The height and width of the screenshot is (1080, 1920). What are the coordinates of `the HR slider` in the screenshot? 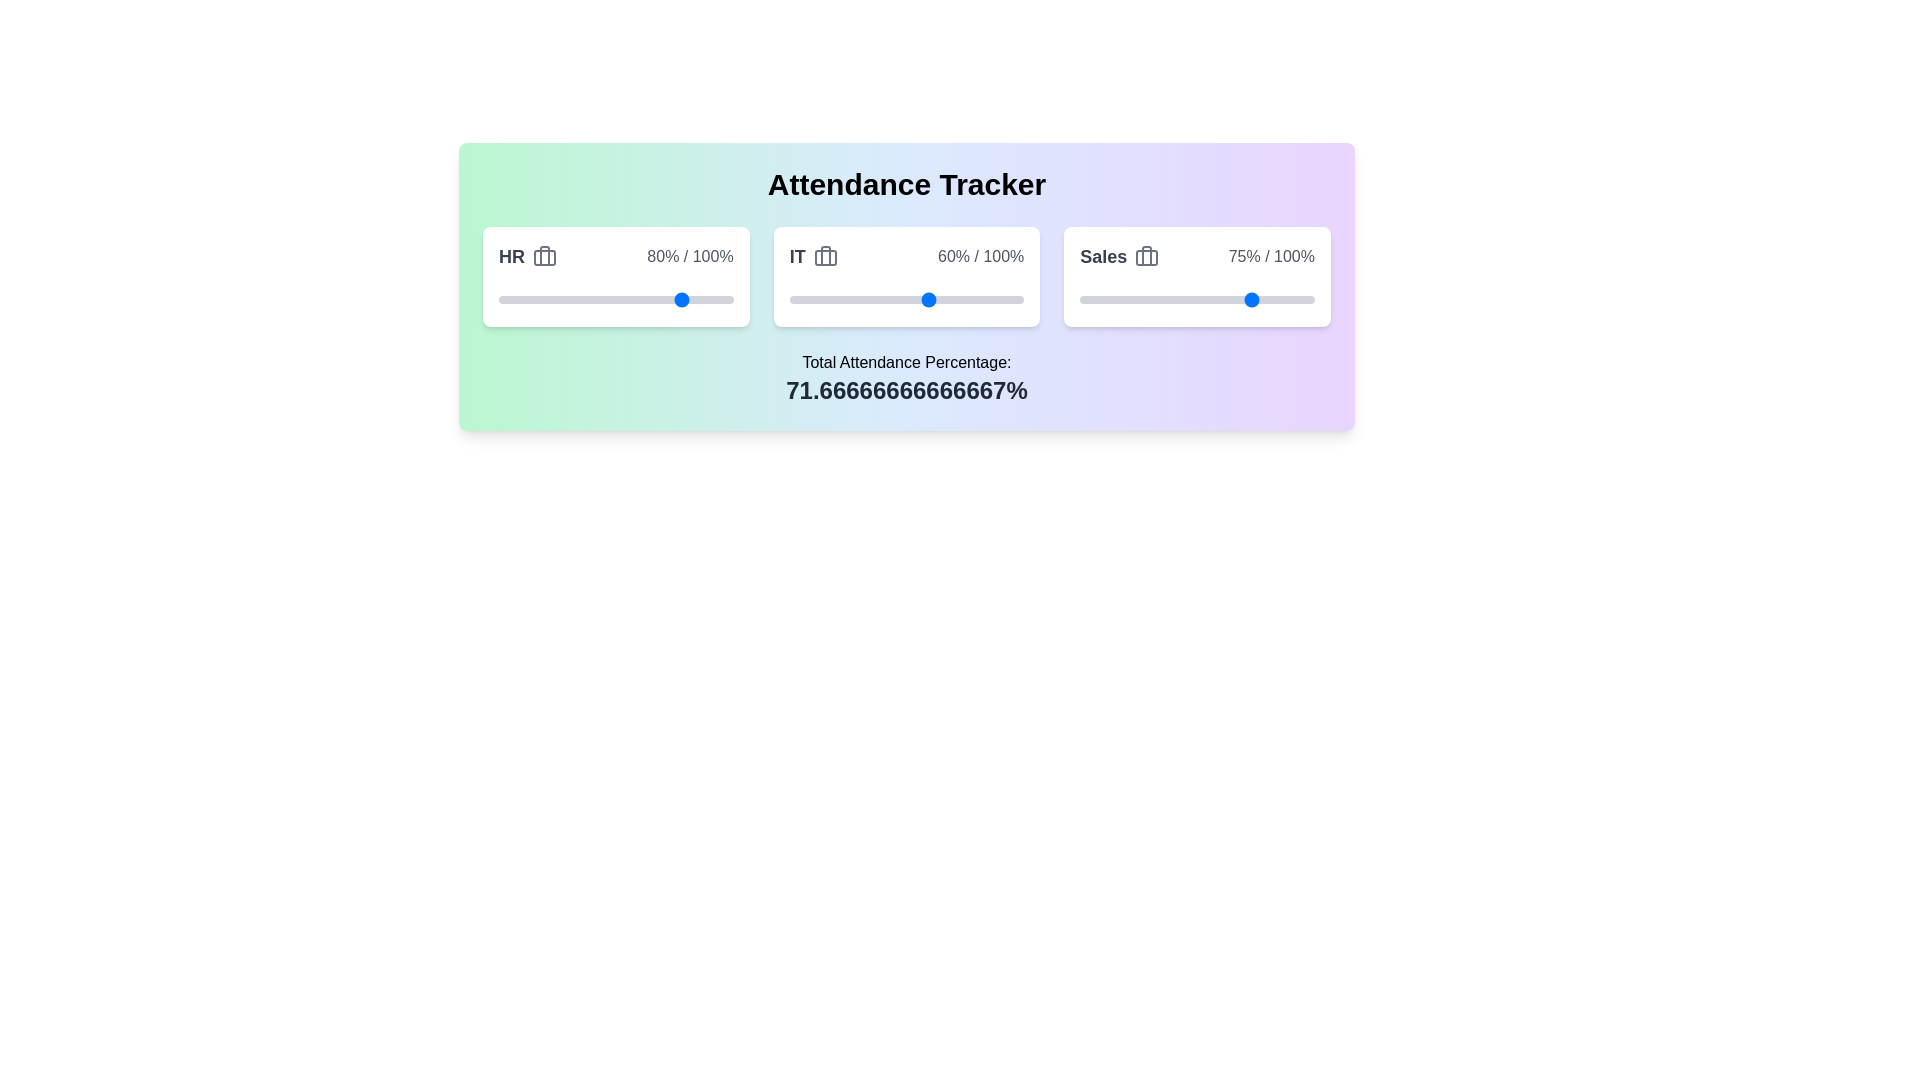 It's located at (587, 300).